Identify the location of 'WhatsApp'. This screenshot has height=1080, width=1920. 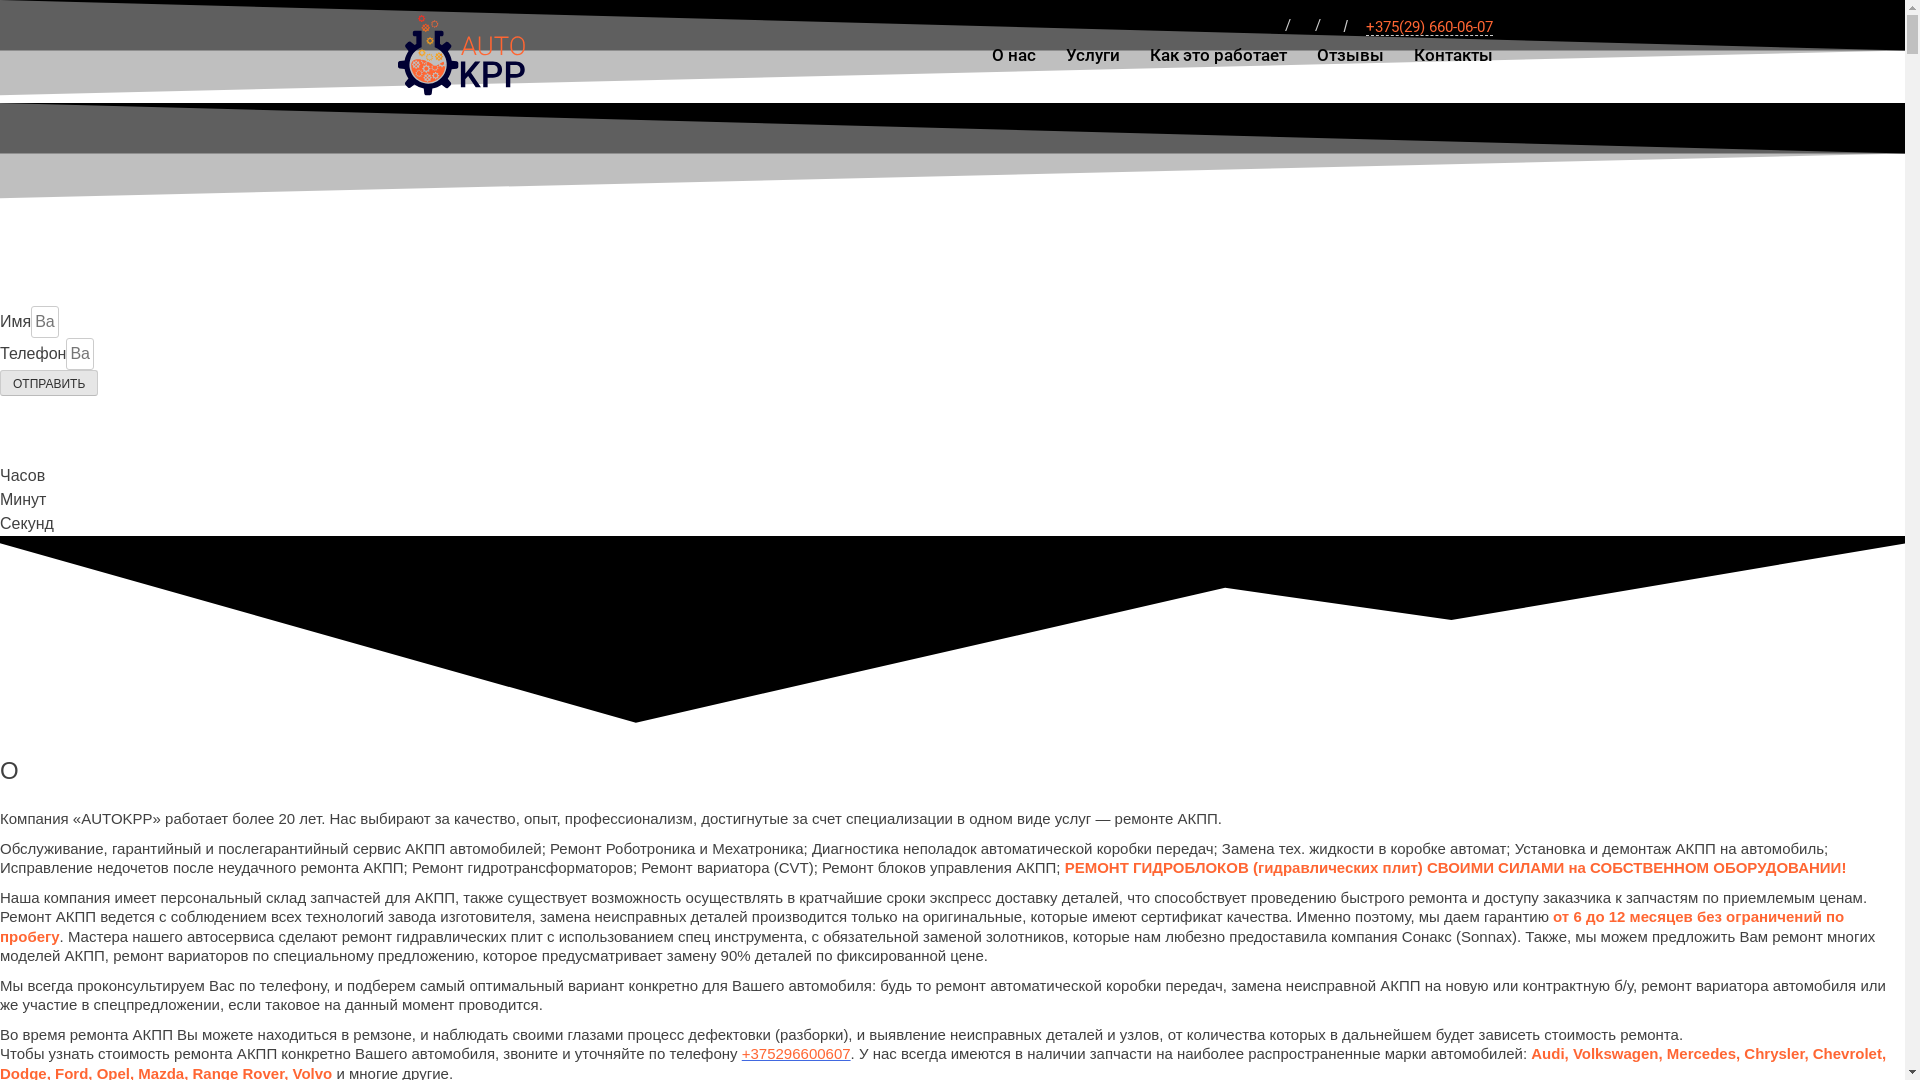
(1271, 27).